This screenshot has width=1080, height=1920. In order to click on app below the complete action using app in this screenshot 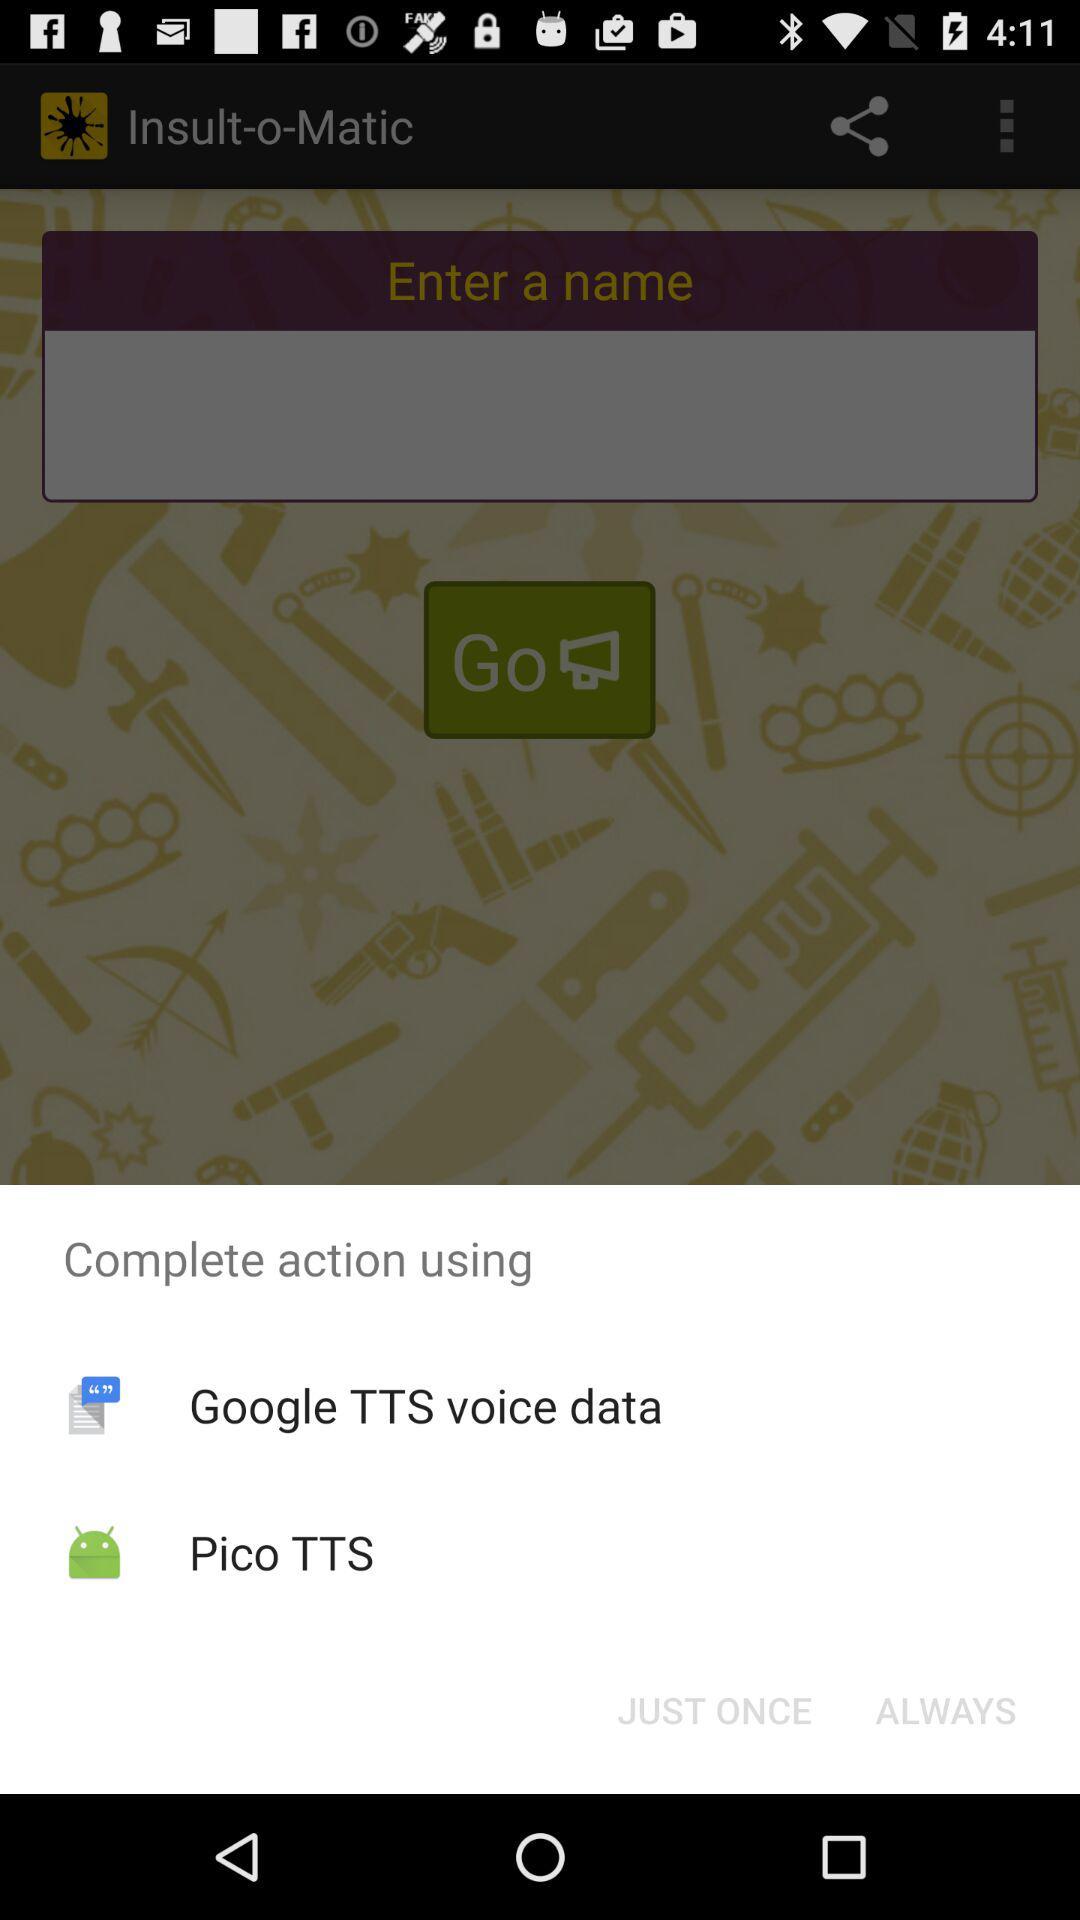, I will do `click(945, 1708)`.